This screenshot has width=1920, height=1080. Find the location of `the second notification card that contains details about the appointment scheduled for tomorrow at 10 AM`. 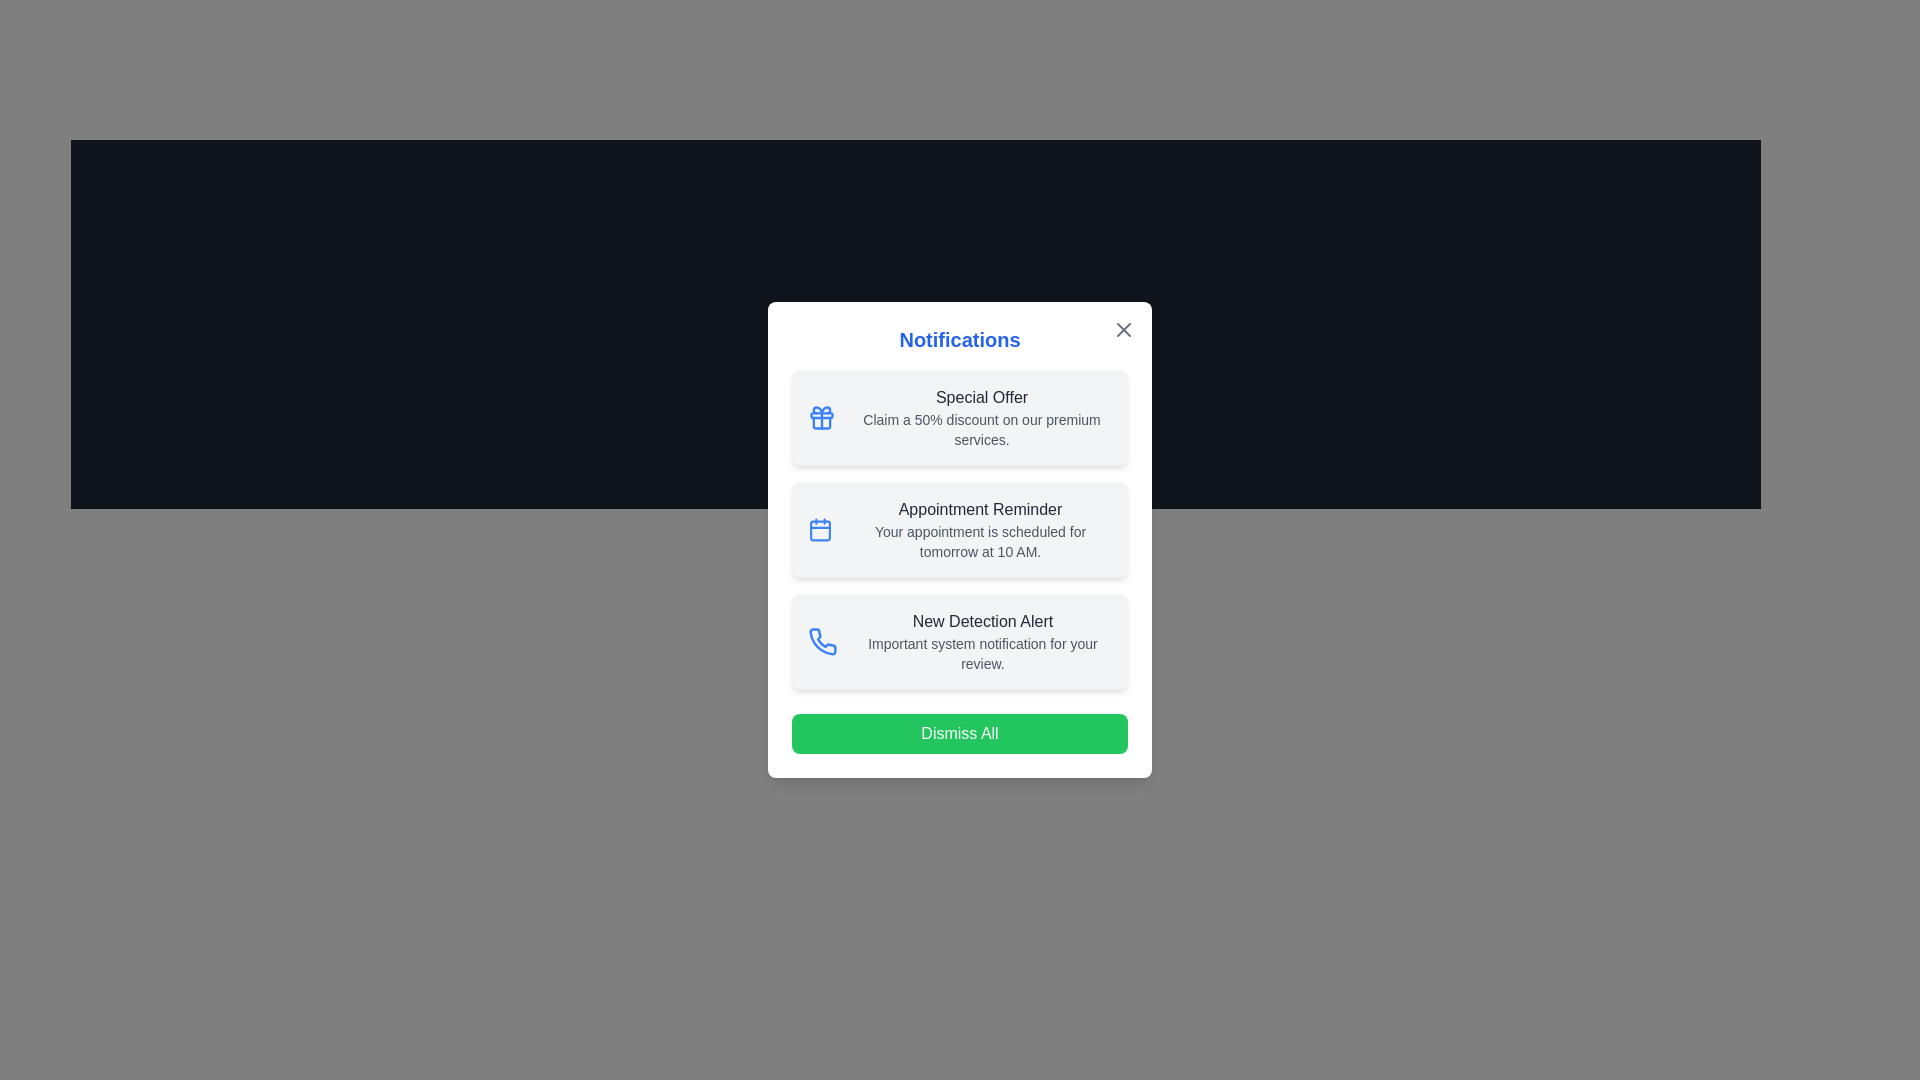

the second notification card that contains details about the appointment scheduled for tomorrow at 10 AM is located at coordinates (960, 528).